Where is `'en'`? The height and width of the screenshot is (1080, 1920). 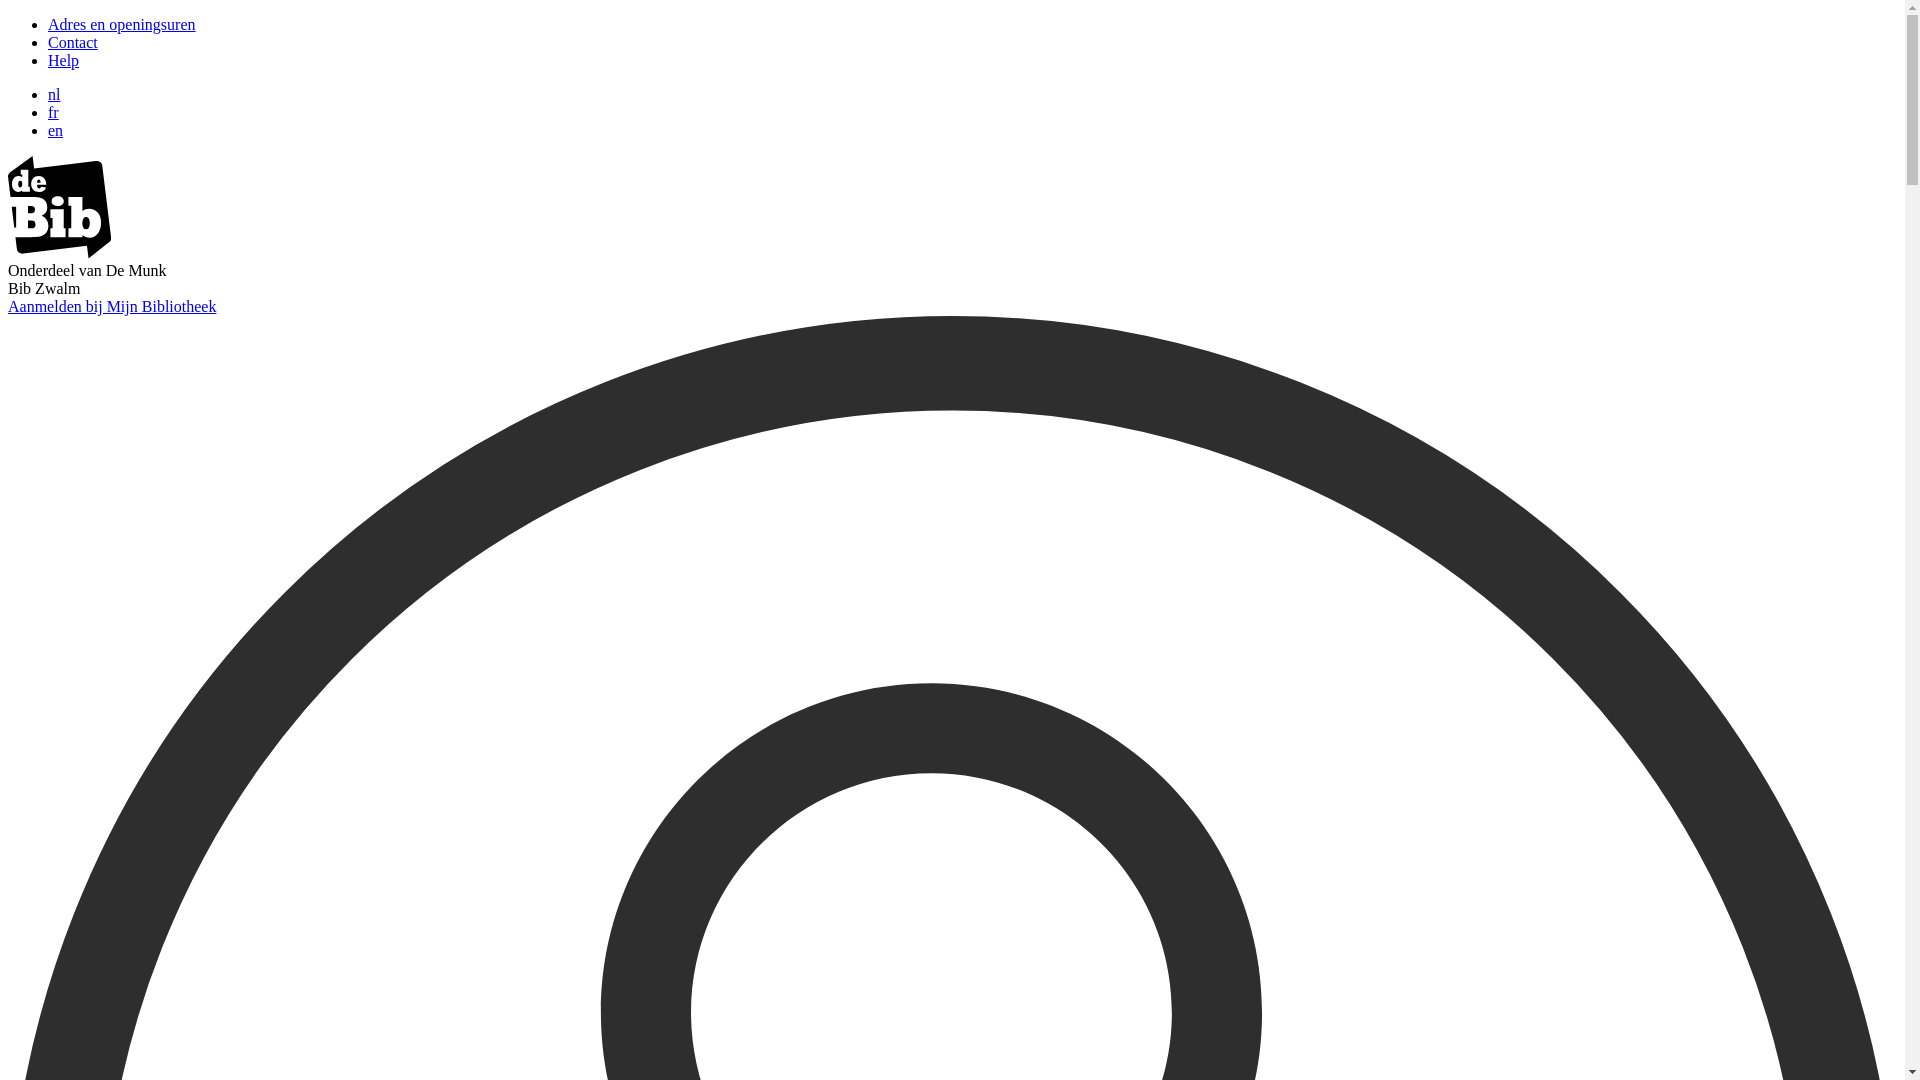 'en' is located at coordinates (55, 130).